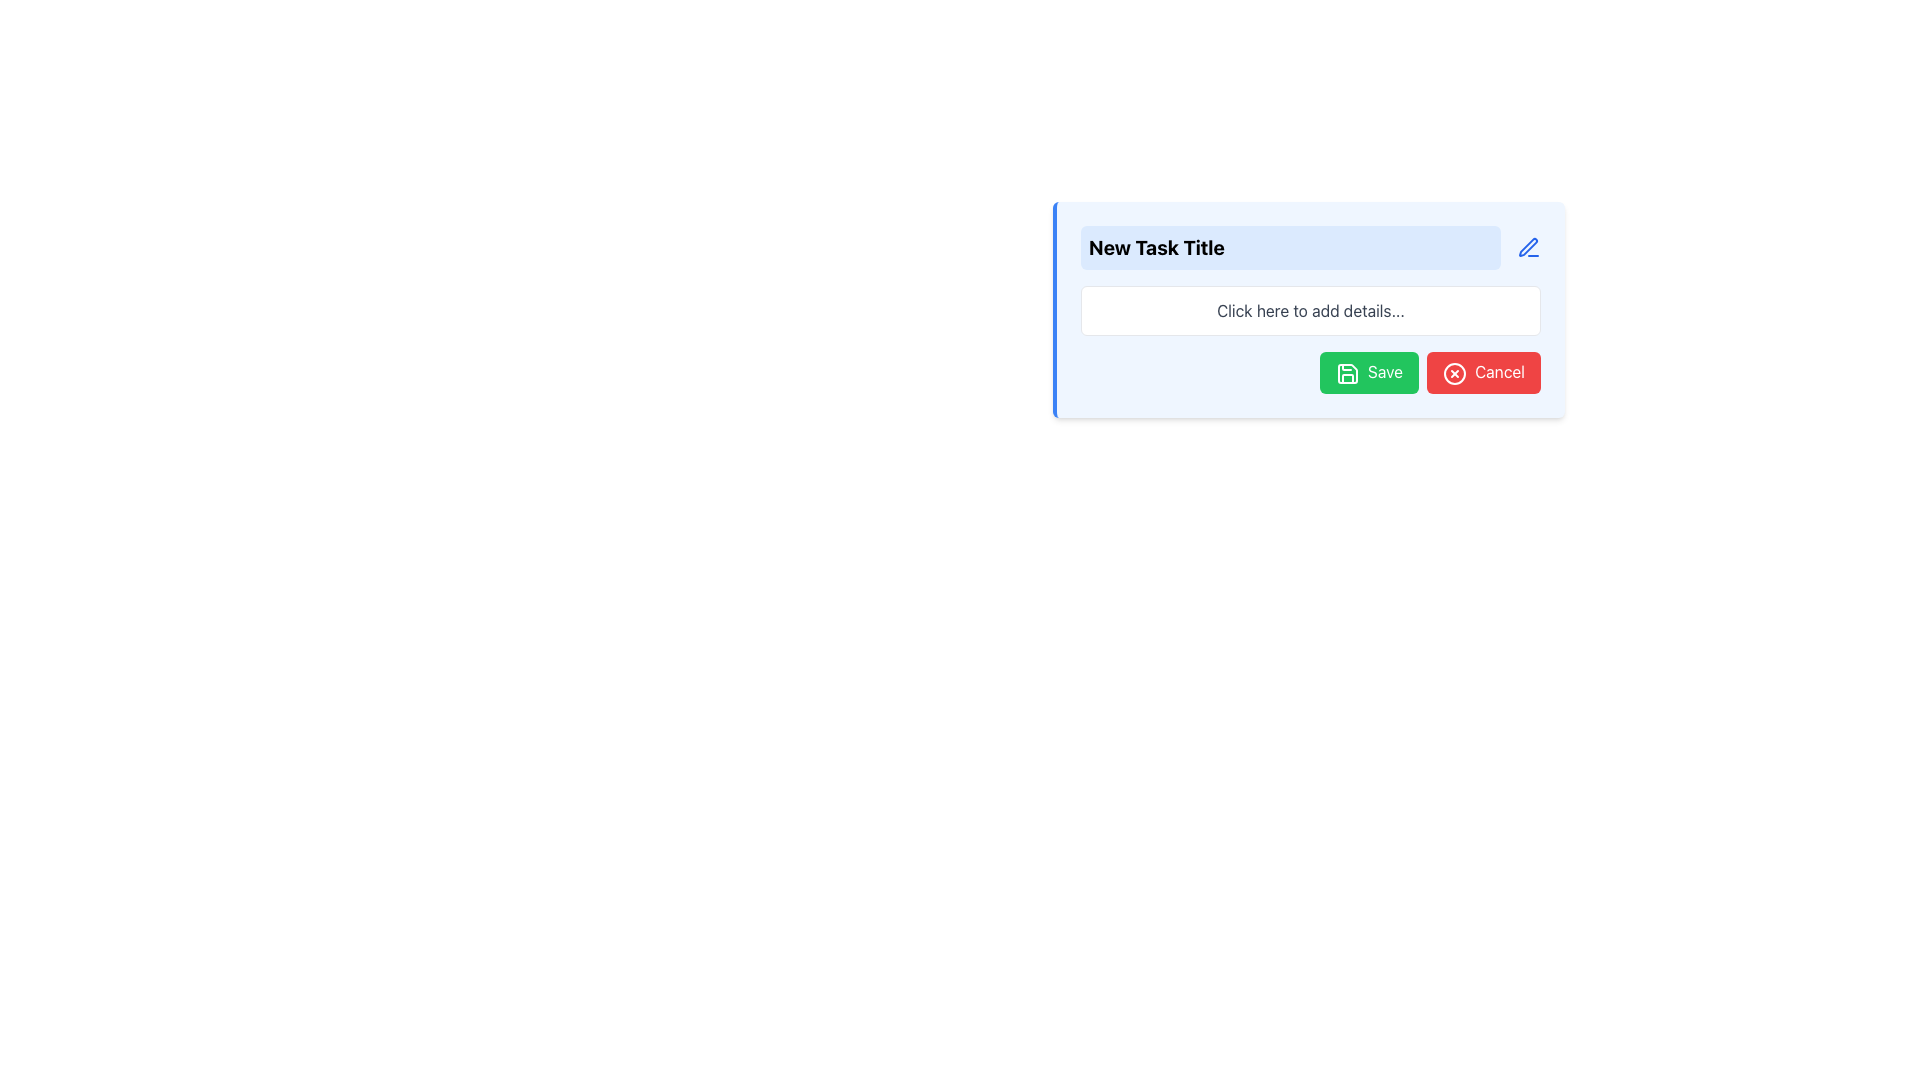 The image size is (1920, 1080). I want to click on the green floppy disk icon located to the left of the 'Save' button at the bottom center of the interface, so click(1347, 373).